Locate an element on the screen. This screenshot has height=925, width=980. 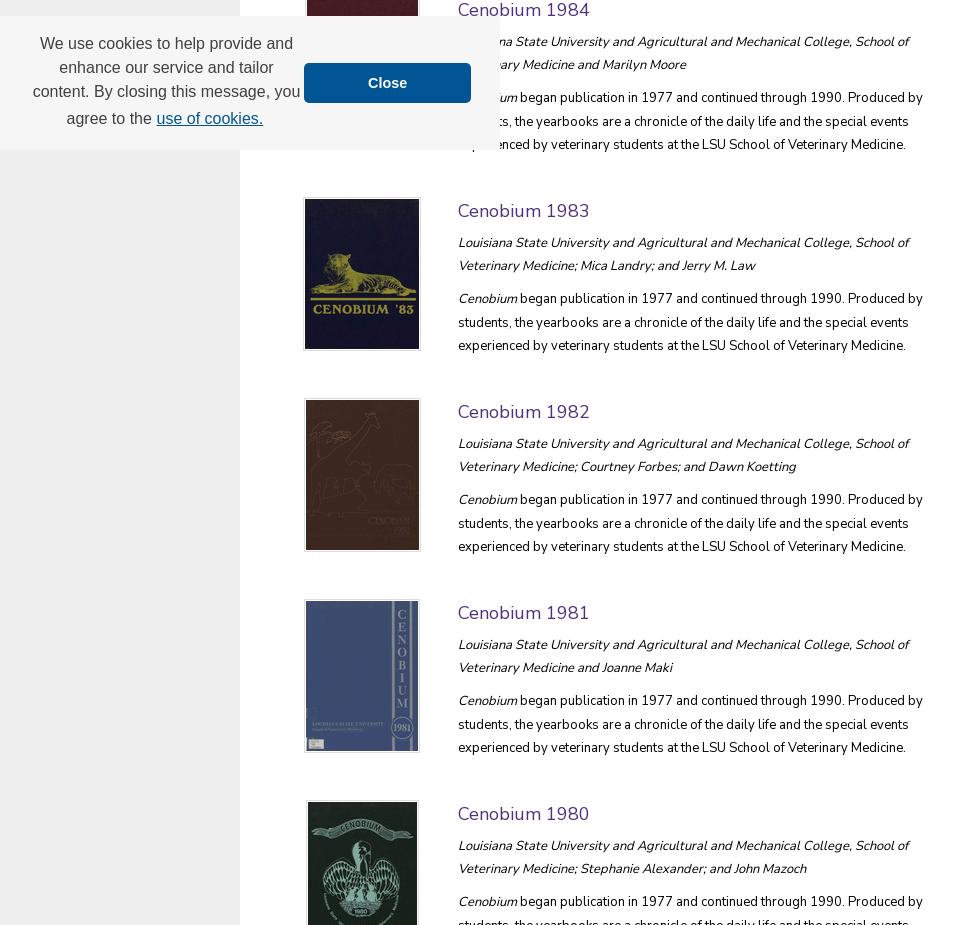
'Cenobium 1983' is located at coordinates (524, 208).